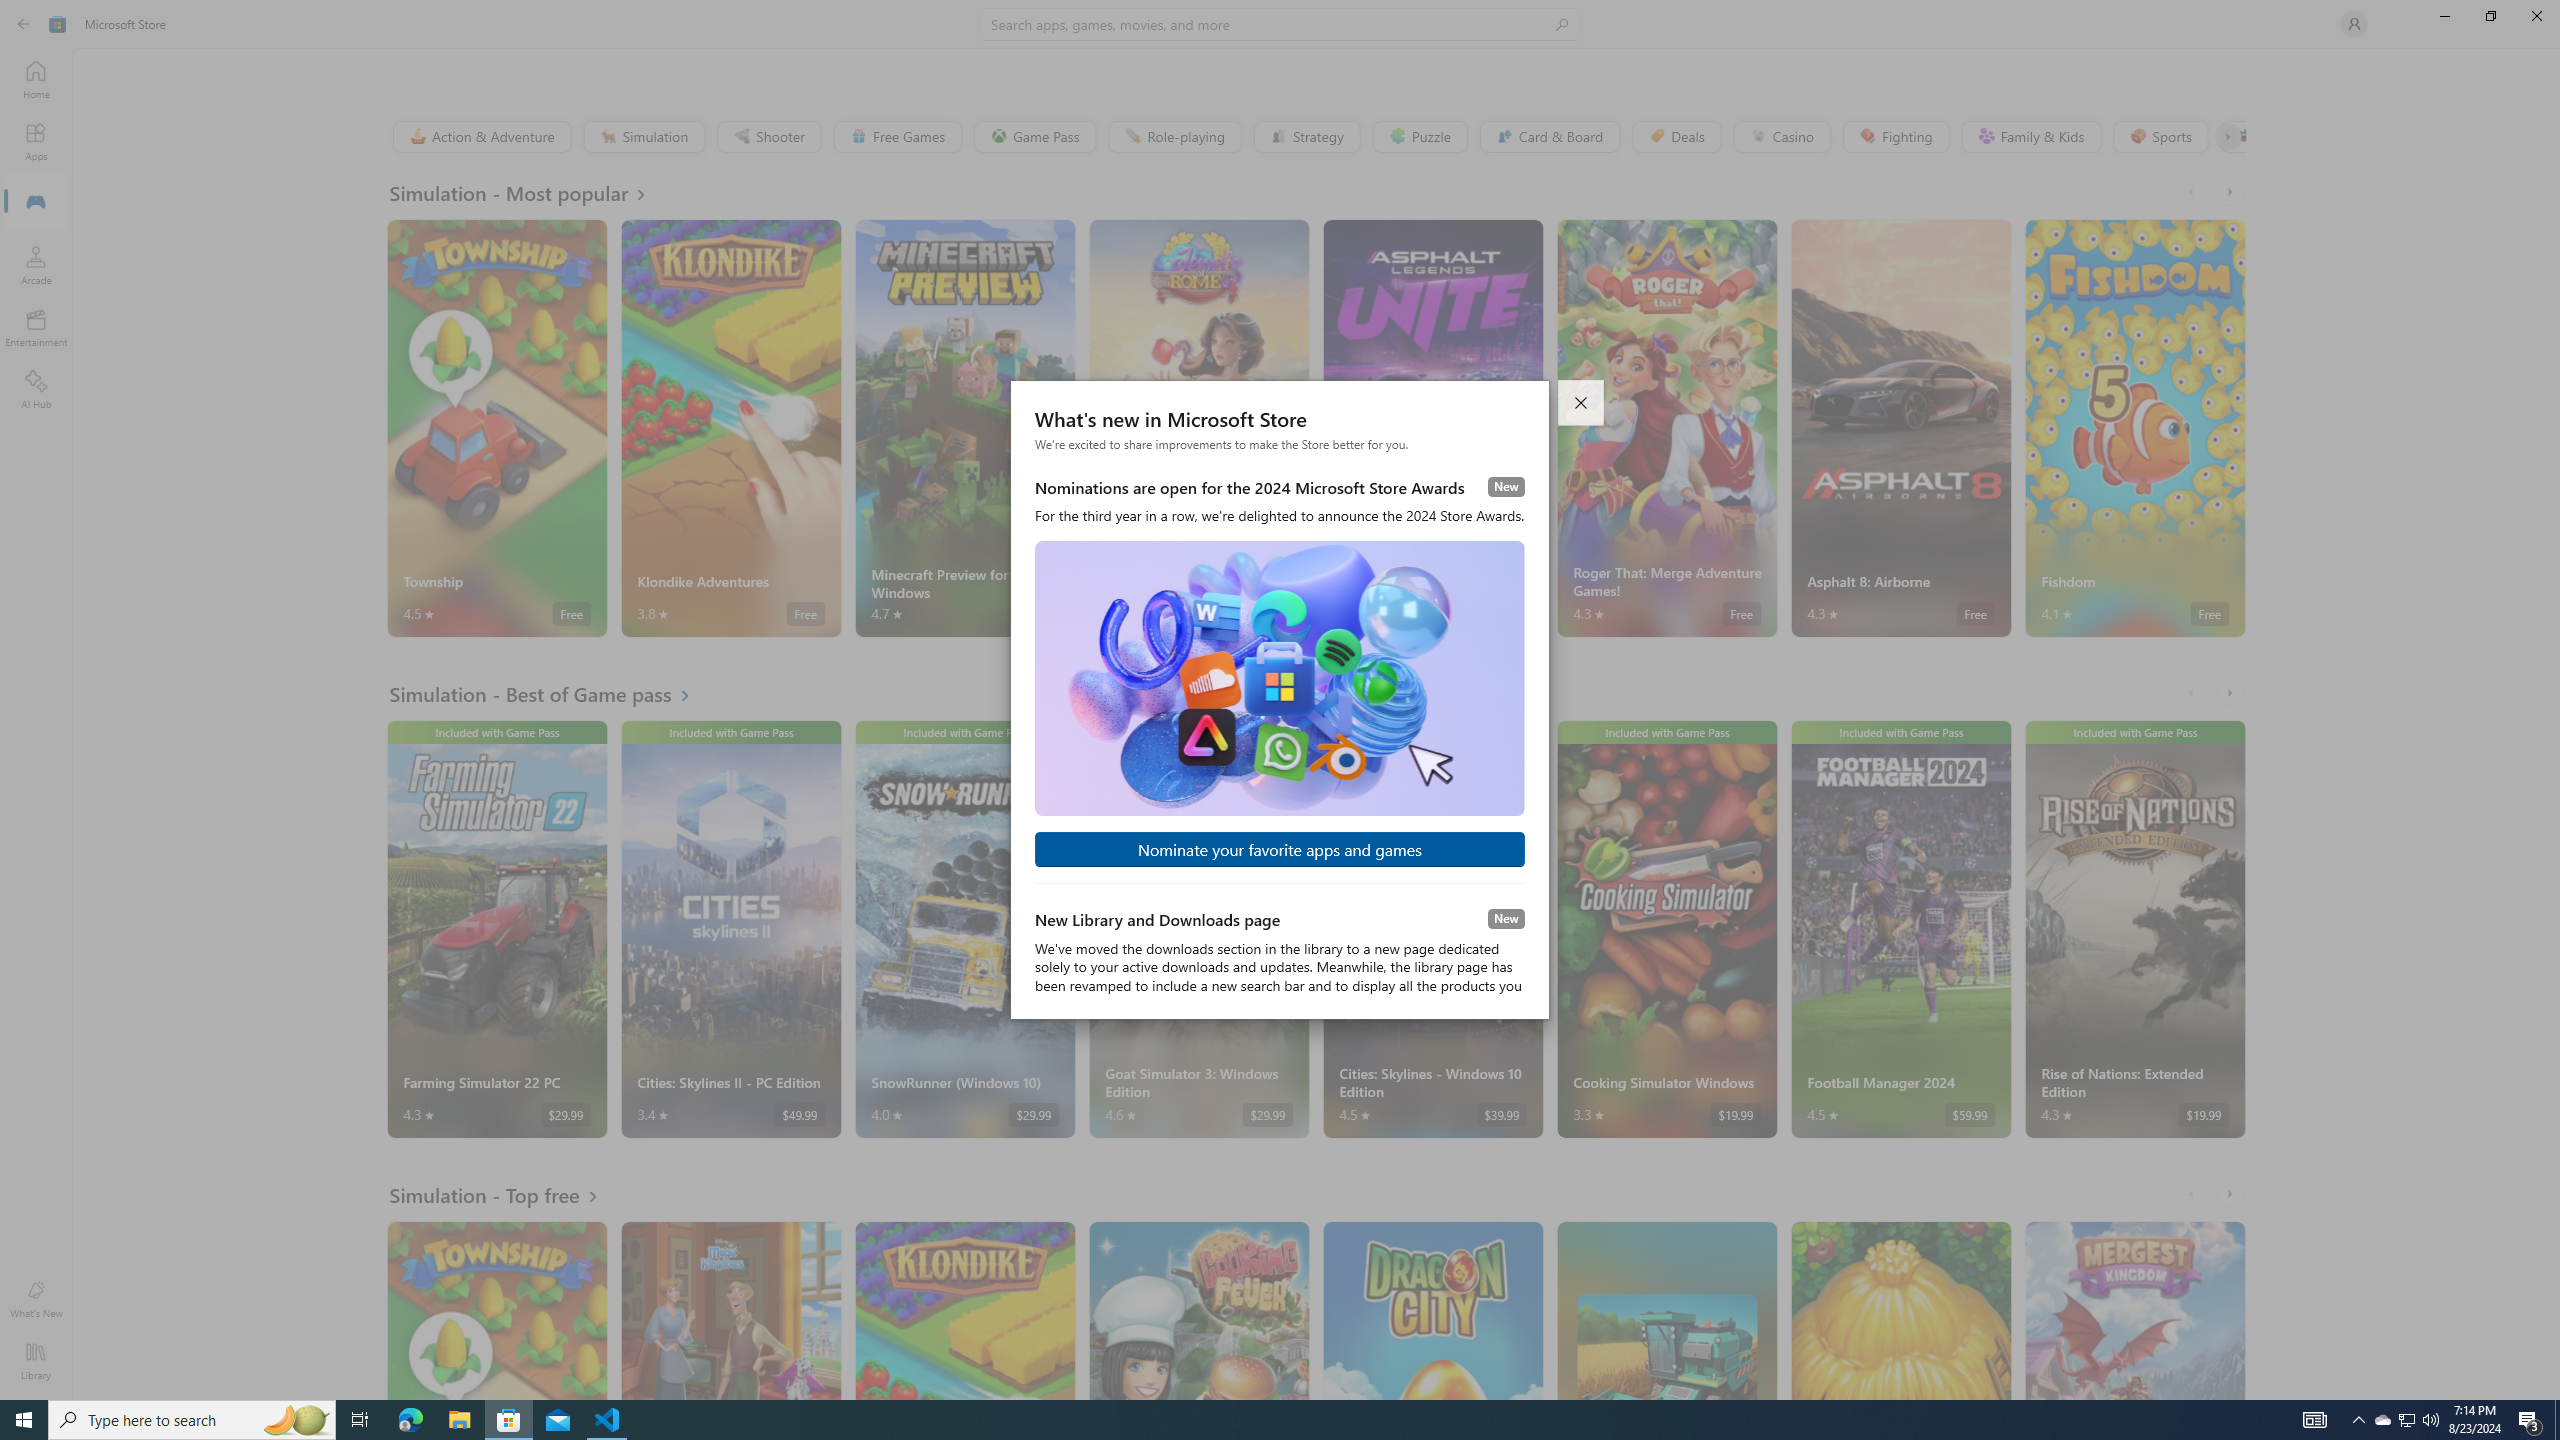 This screenshot has height=1440, width=2560. I want to click on 'Shooter', so click(767, 135).